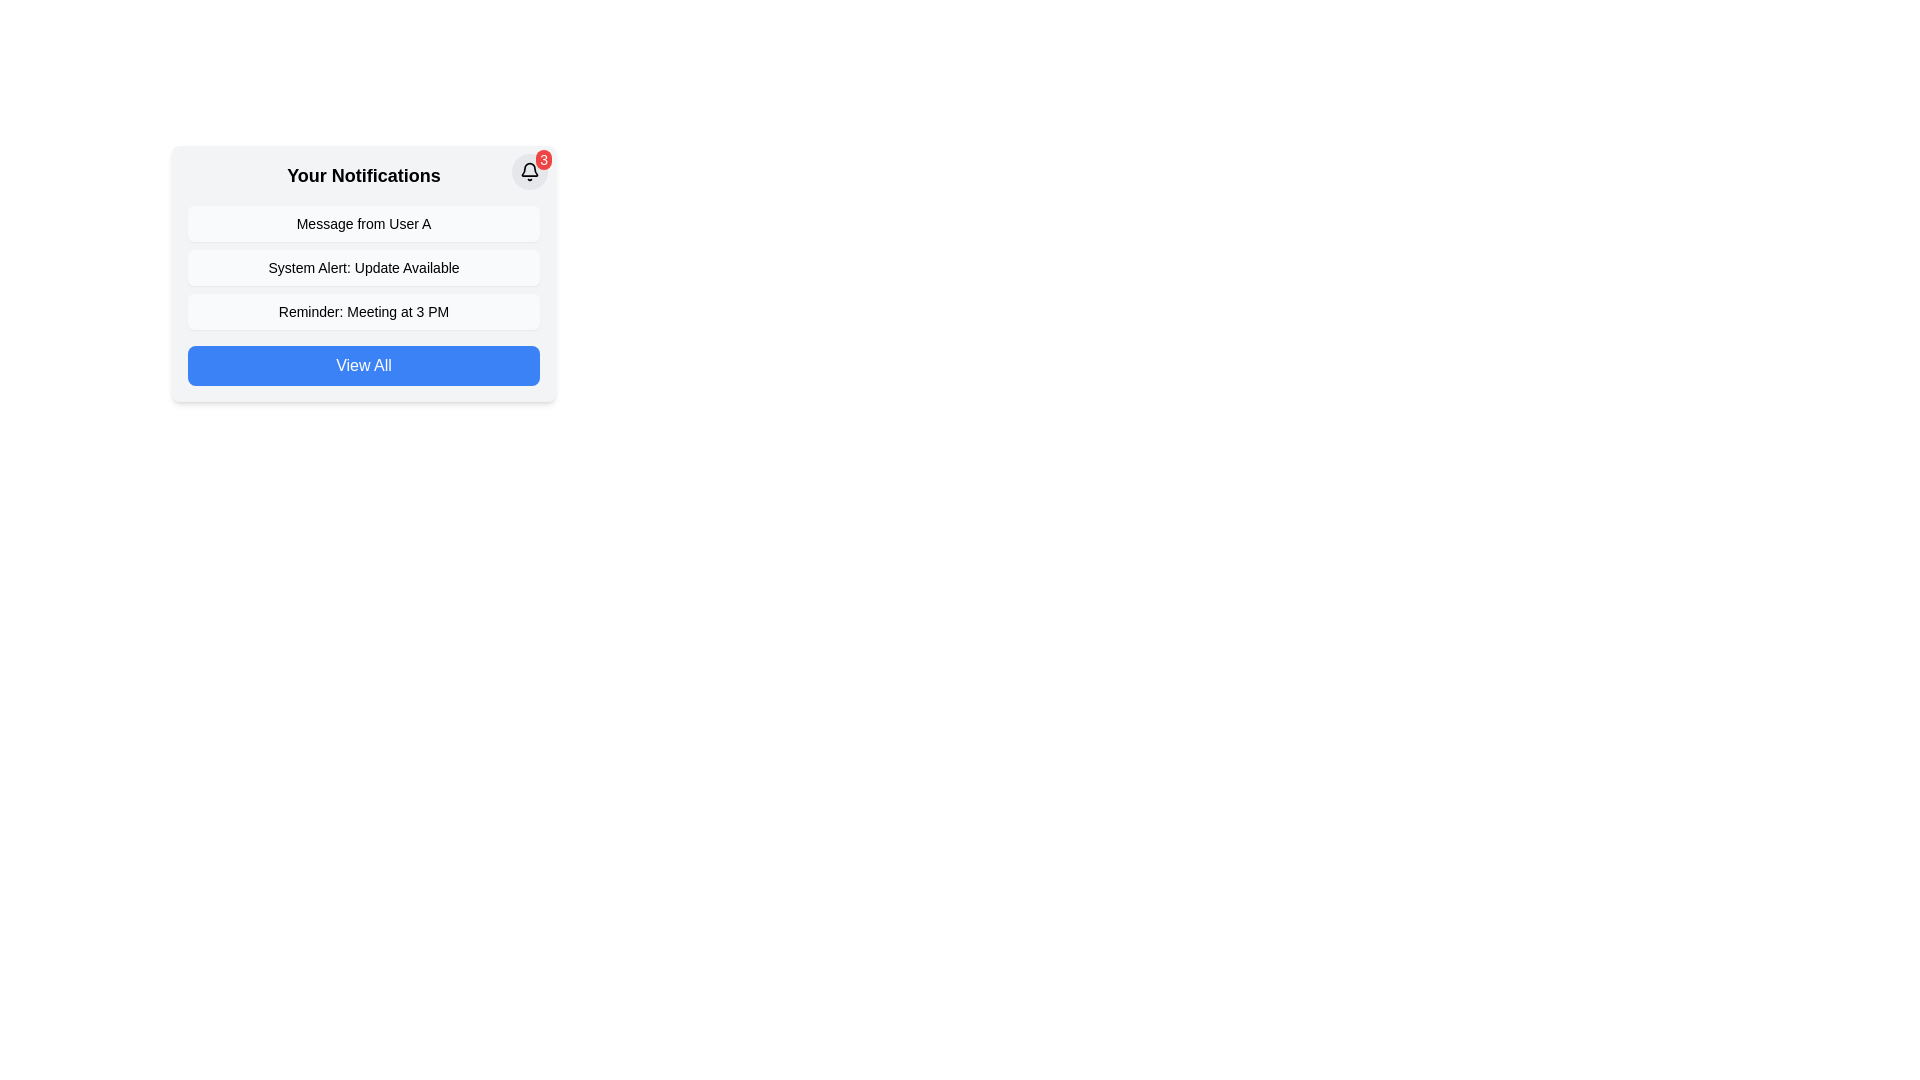 The width and height of the screenshot is (1920, 1080). What do you see at coordinates (364, 366) in the screenshot?
I see `the blue rectangular button labeled 'View All'` at bounding box center [364, 366].